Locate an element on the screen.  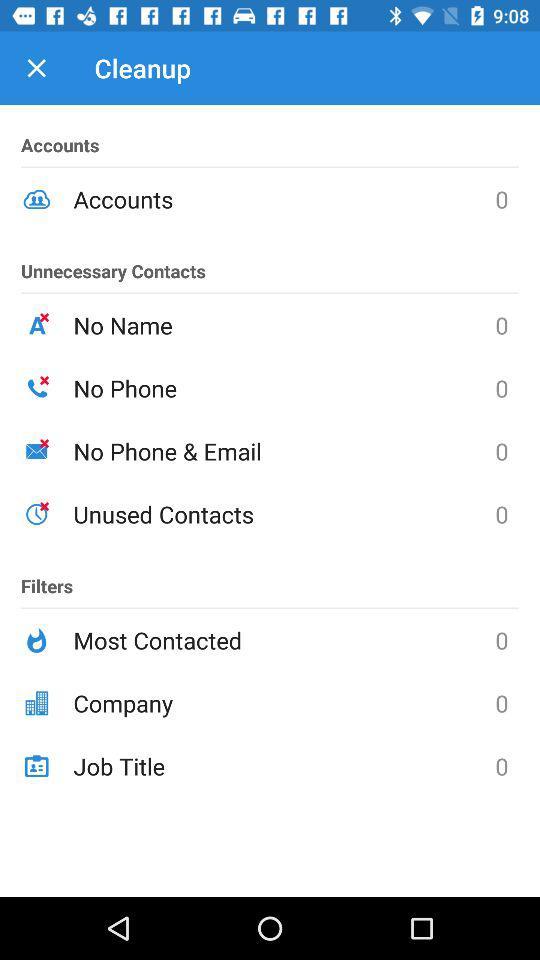
icon below 0 icon is located at coordinates (283, 765).